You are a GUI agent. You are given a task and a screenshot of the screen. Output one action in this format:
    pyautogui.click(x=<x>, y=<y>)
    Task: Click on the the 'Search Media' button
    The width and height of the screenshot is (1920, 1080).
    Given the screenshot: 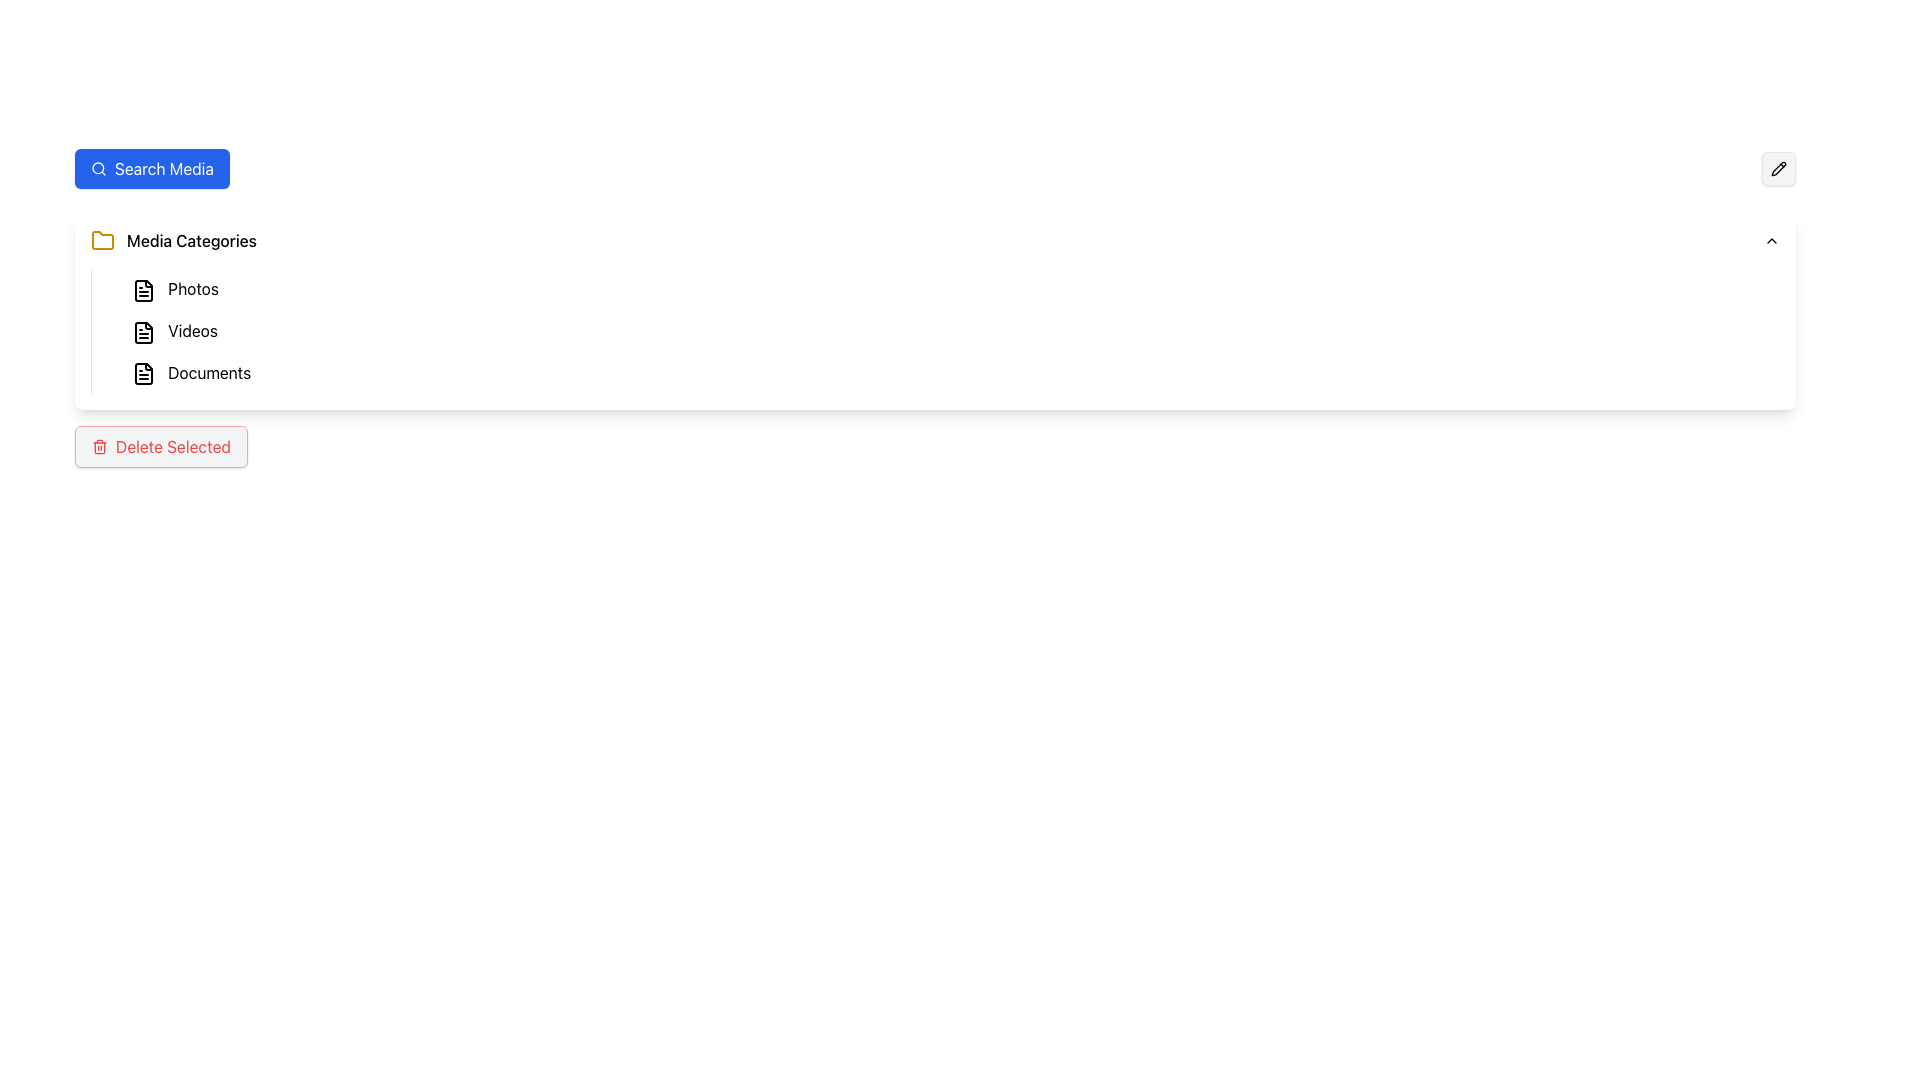 What is the action you would take?
    pyautogui.click(x=98, y=168)
    